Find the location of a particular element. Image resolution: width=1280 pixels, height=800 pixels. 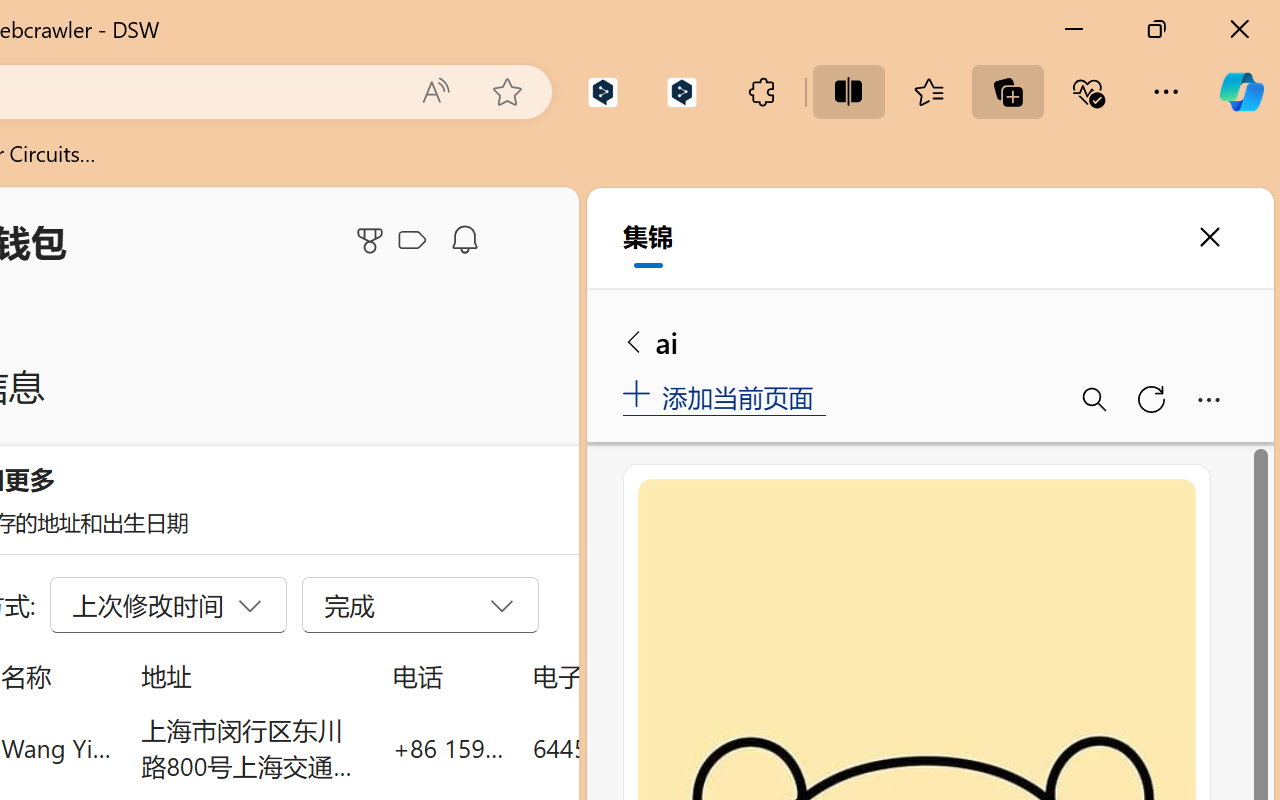

'Class: ___1lmltc5 f1agt3bx f12qytpq' is located at coordinates (411, 240).